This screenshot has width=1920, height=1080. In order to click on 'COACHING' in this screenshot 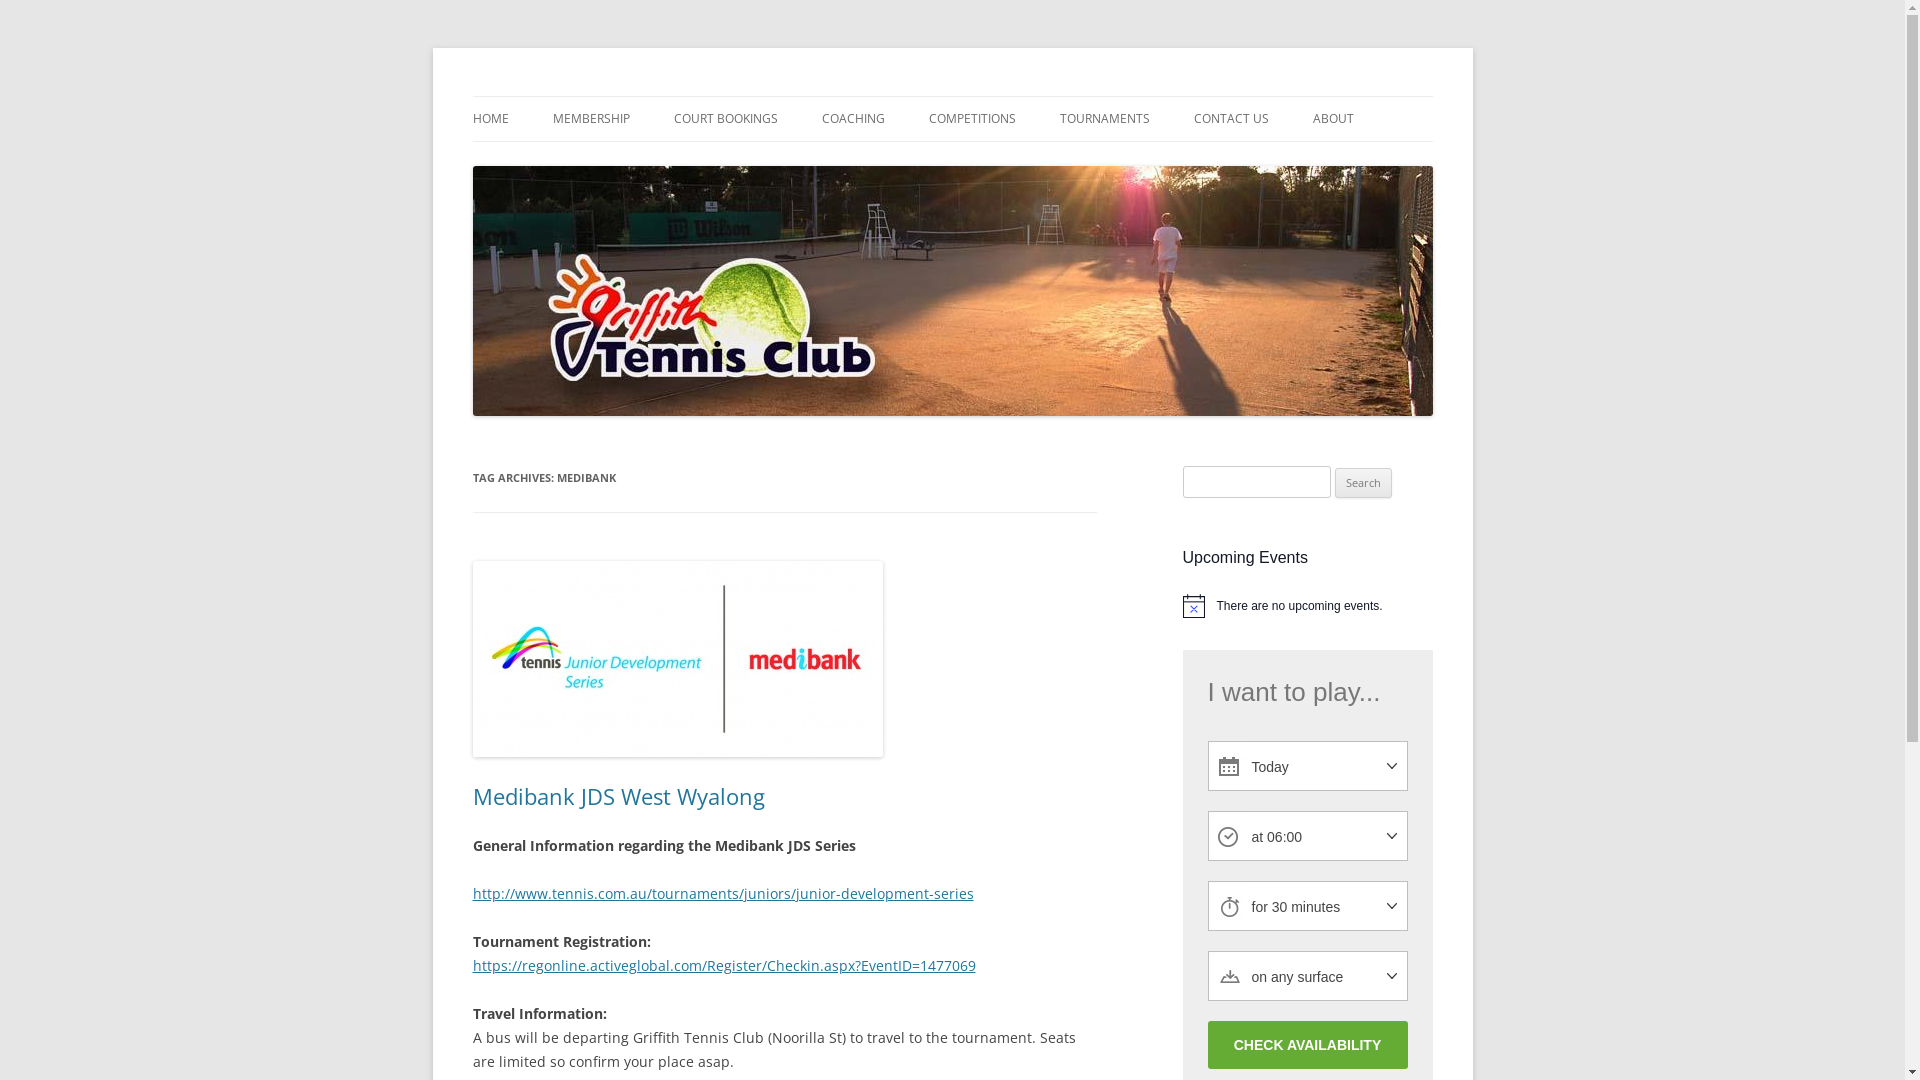, I will do `click(853, 119)`.